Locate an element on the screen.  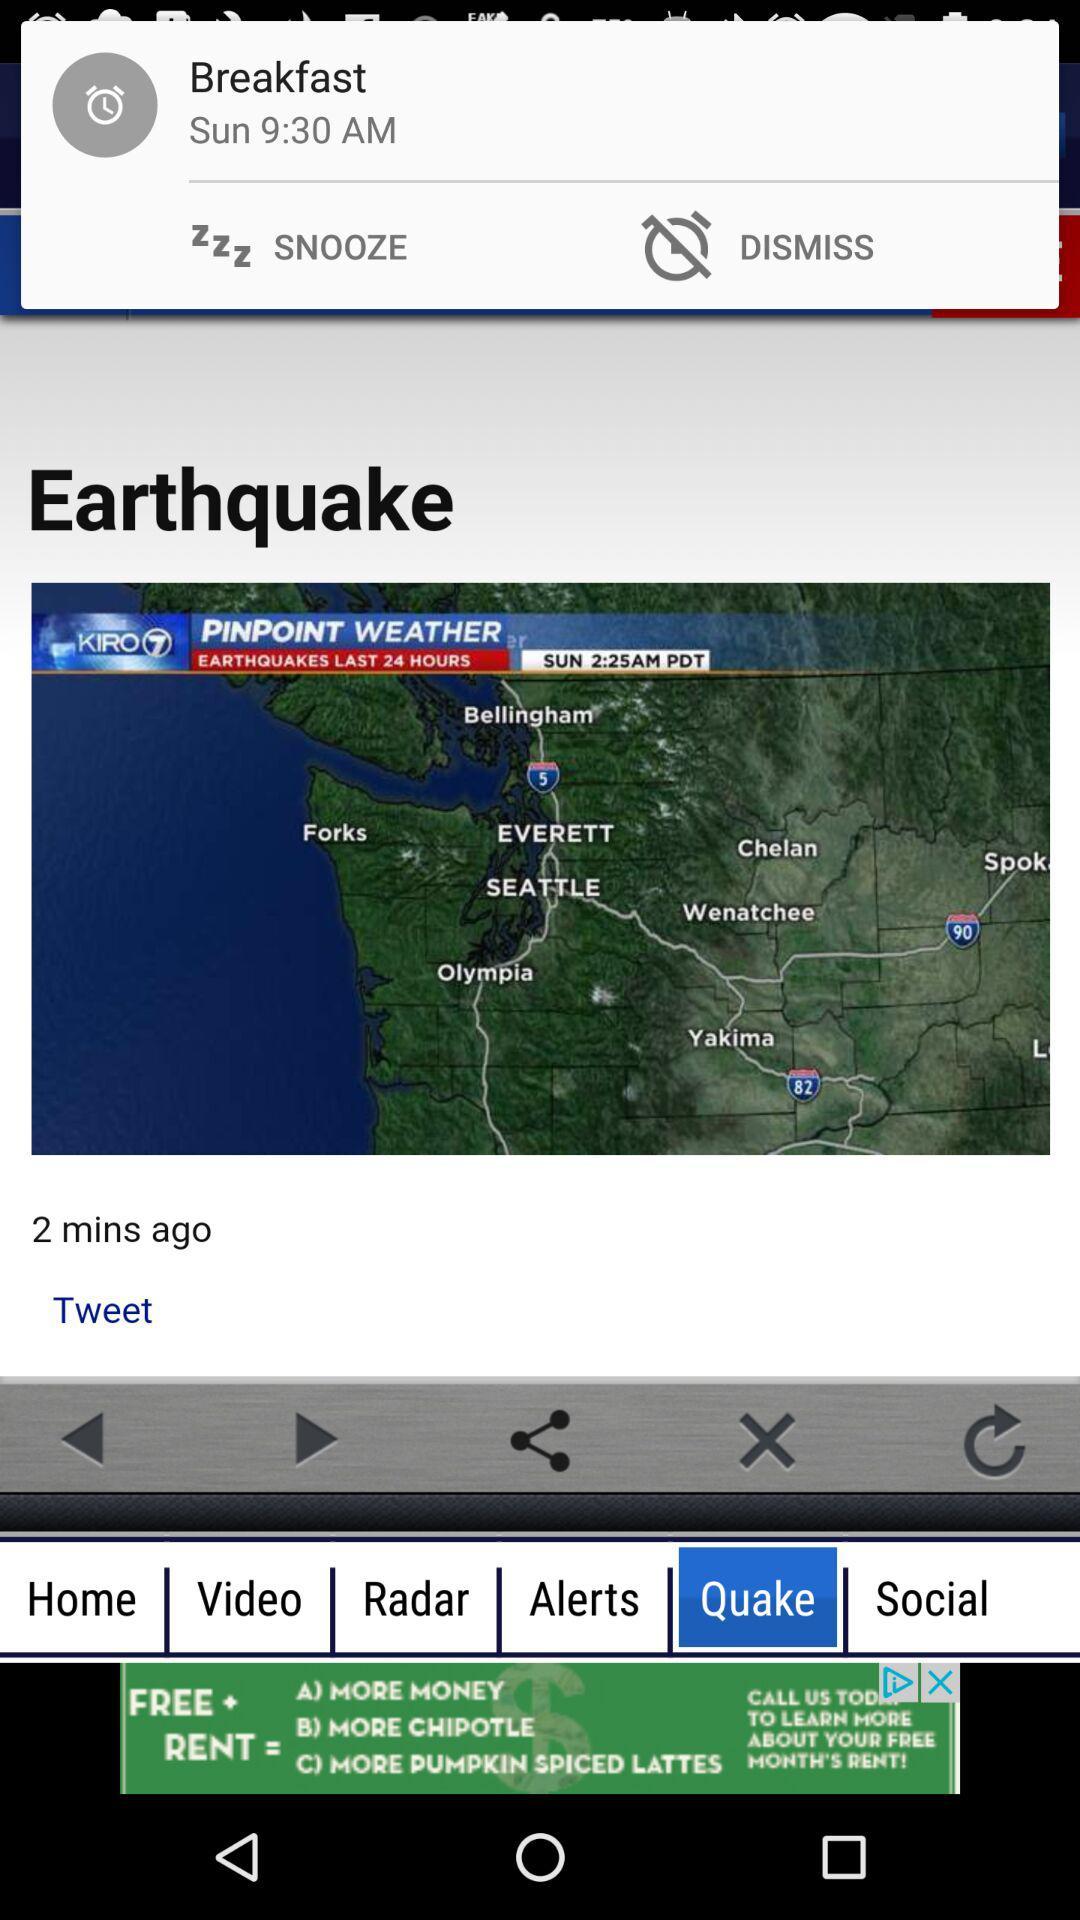
the close icon is located at coordinates (766, 1440).